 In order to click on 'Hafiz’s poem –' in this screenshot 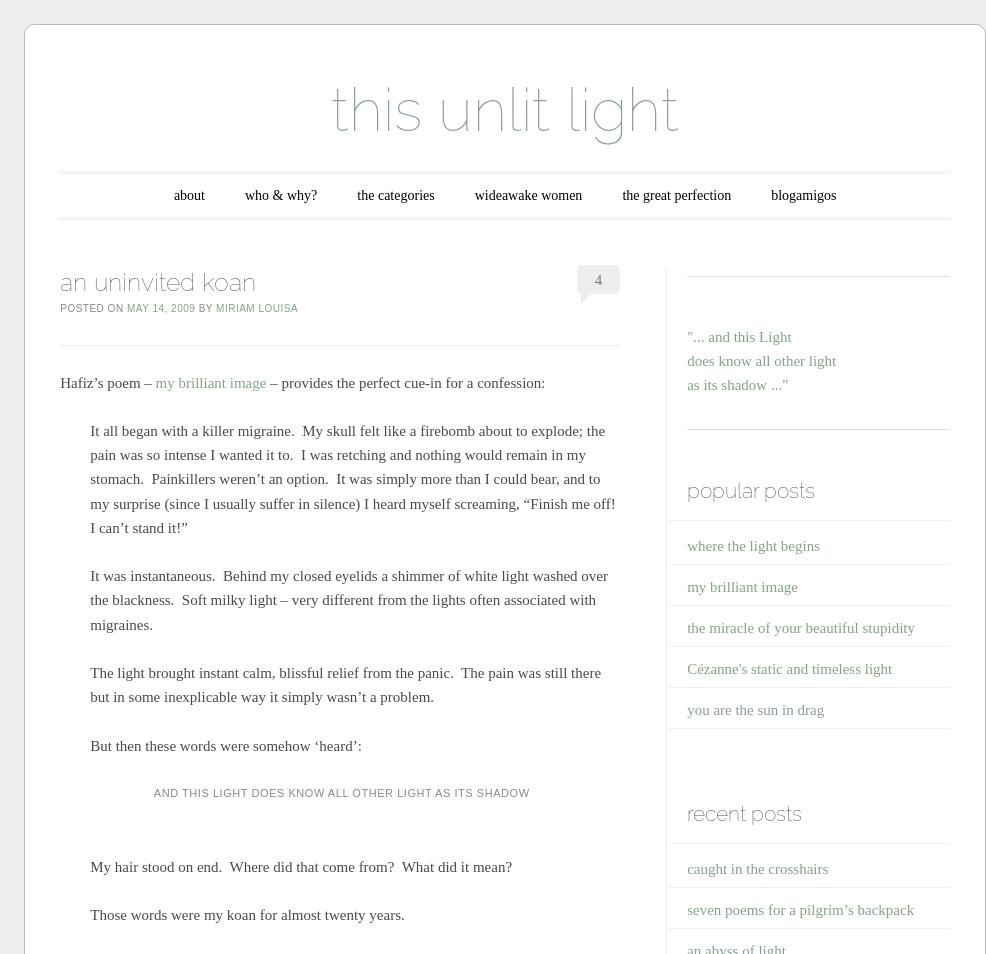, I will do `click(105, 381)`.